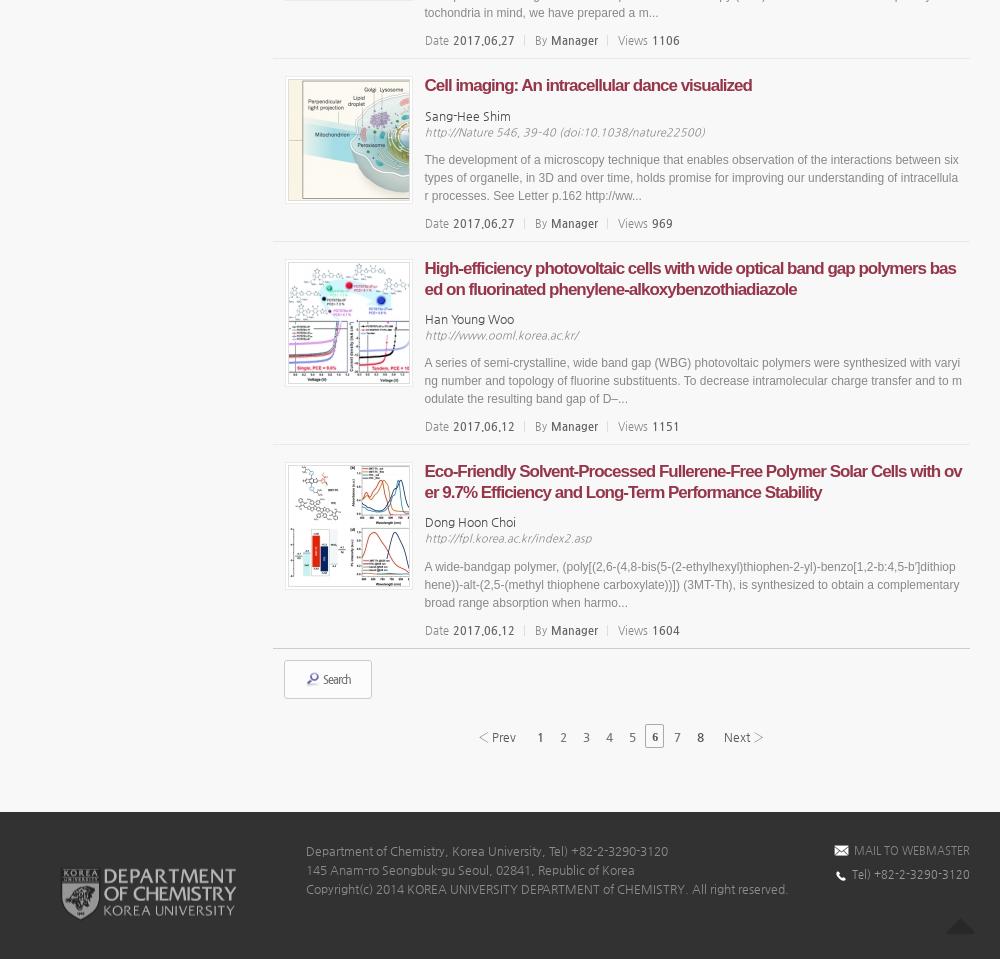 The image size is (1000, 959). Describe the element at coordinates (690, 583) in the screenshot. I see `'A wide-bandgap polymer, (poly[(2,6-(4,8-bis(5-(2-ethylhexyl)thiophen-2-yl)-benzo[1,2-b:4,5-b′]dithiophene))-alt-(2,5-(methyl thiophene carboxylate))]) (3MT-Th), is synthesized to obtain a complementary broad range absorption when harmo...'` at that location.